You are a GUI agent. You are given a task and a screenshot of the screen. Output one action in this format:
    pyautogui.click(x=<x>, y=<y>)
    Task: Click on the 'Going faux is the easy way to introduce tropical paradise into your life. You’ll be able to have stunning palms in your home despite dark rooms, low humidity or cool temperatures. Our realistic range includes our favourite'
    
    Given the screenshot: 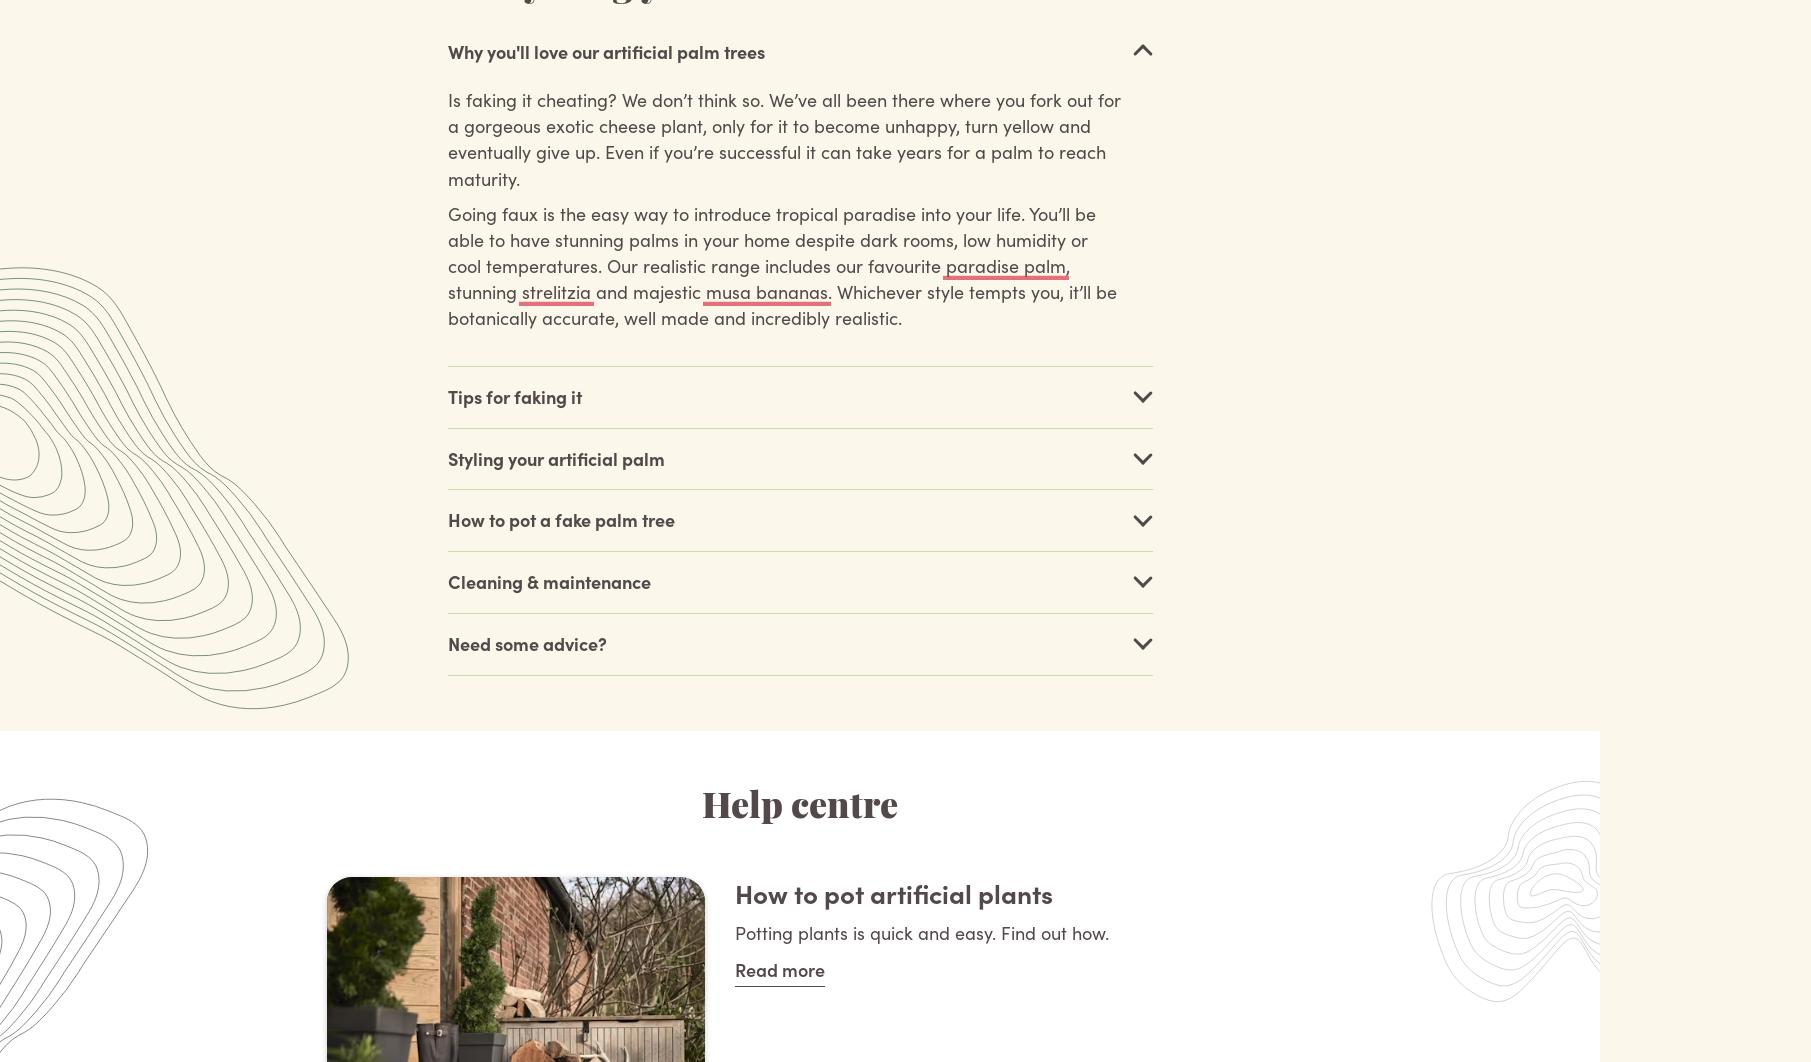 What is the action you would take?
    pyautogui.click(x=769, y=238)
    